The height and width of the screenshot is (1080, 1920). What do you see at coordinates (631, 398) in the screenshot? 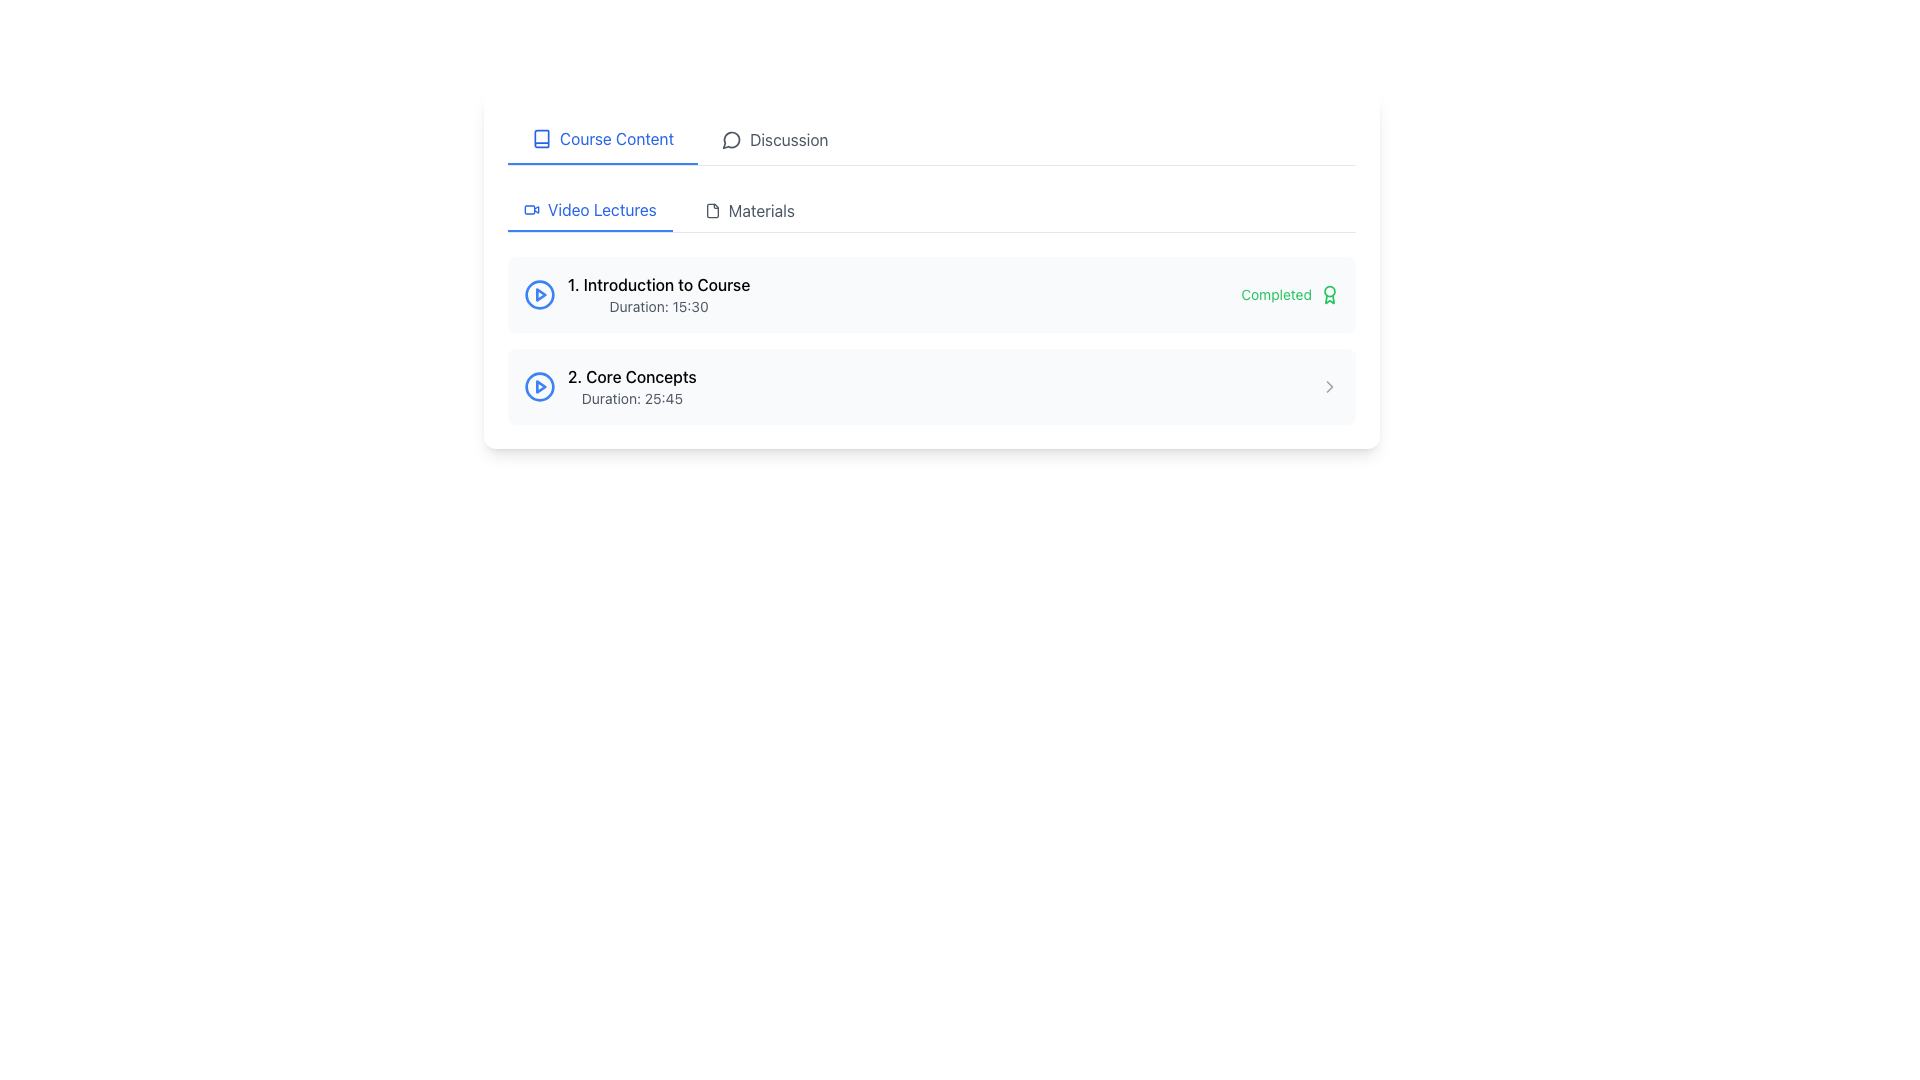
I see `the text label that reads 'Duration: 25:45', which is positioned underneath '2. Core Concepts' and is aligned left with it` at bounding box center [631, 398].